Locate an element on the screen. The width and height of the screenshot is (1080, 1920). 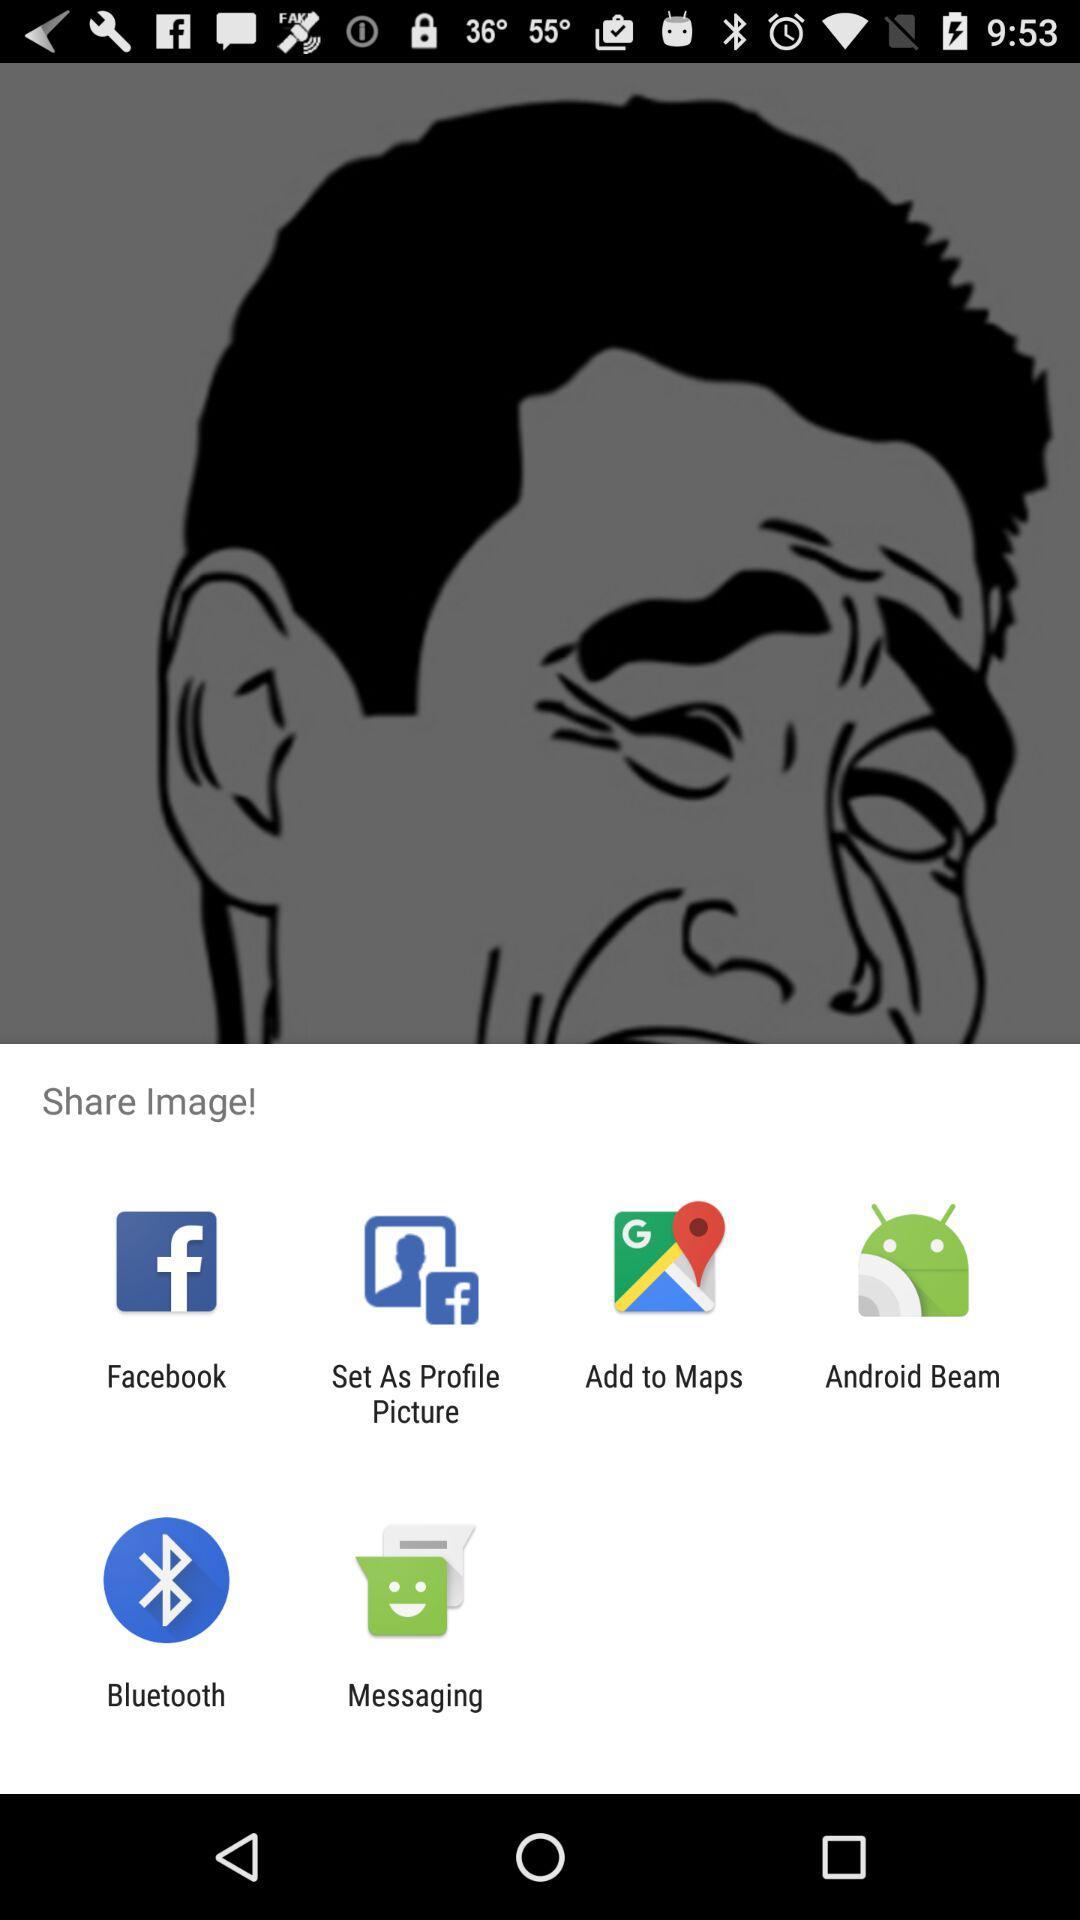
set as profile icon is located at coordinates (414, 1392).